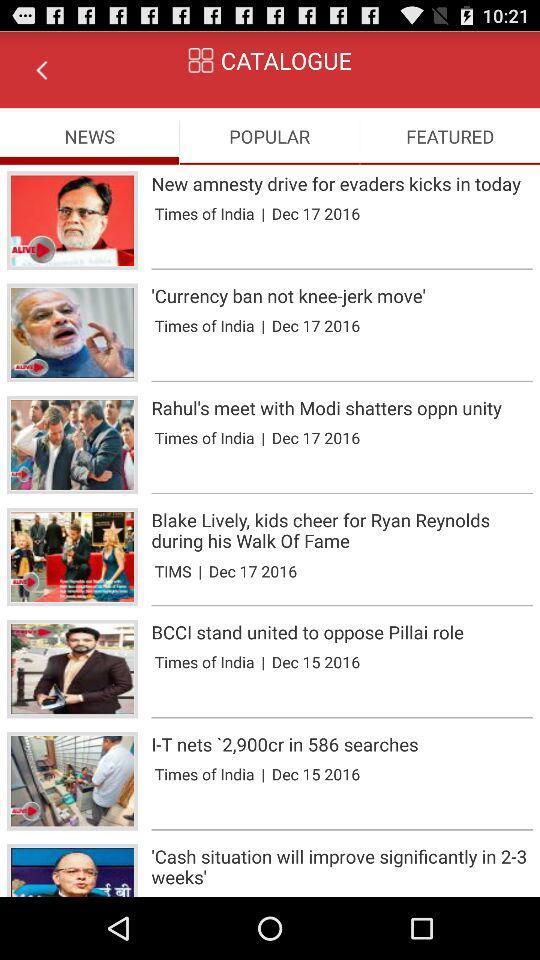 This screenshot has width=540, height=960. What do you see at coordinates (263, 325) in the screenshot?
I see `app to the left of the dec 17 2016 item` at bounding box center [263, 325].